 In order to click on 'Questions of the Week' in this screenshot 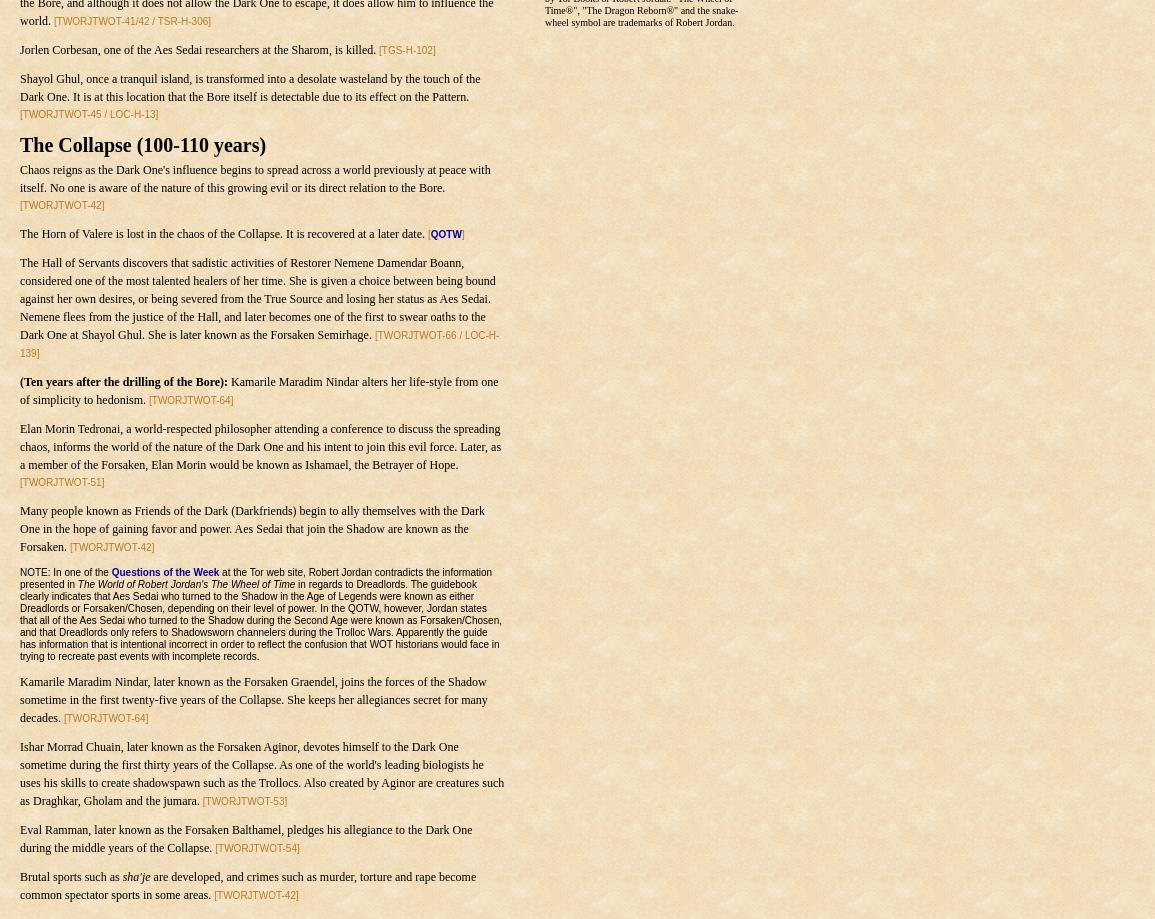, I will do `click(165, 572)`.